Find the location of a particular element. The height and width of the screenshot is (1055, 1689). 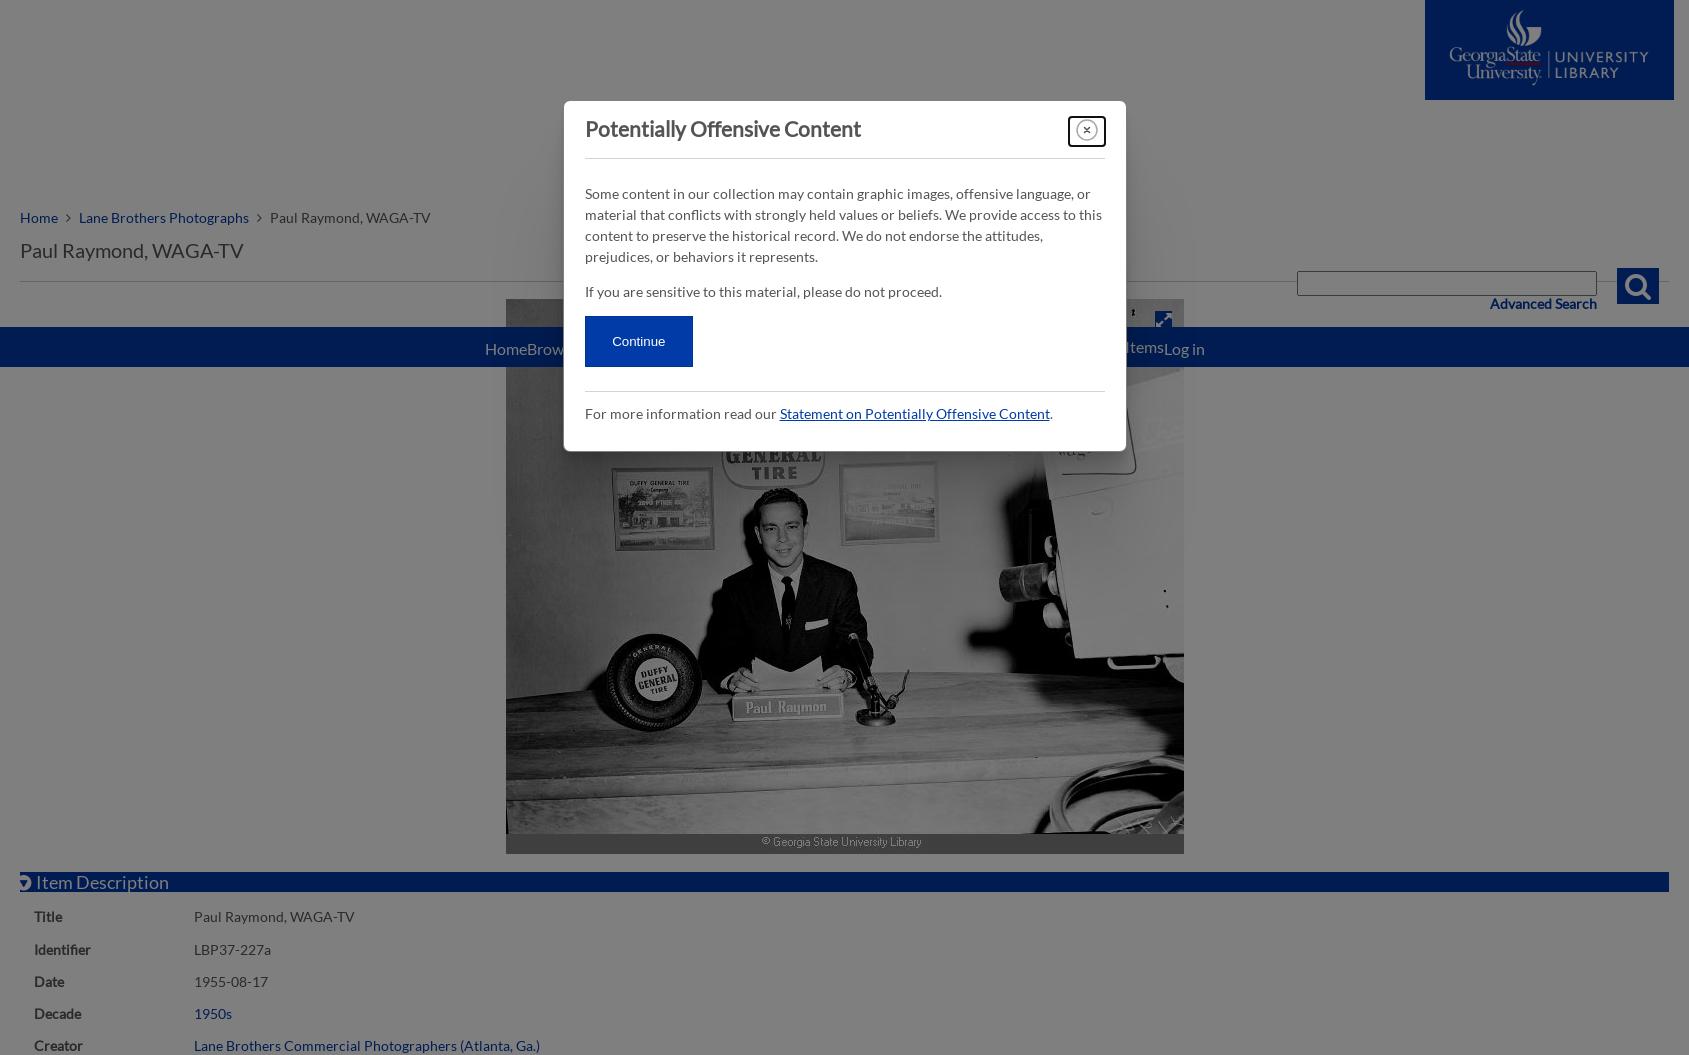

'1955-08-17' is located at coordinates (193, 980).